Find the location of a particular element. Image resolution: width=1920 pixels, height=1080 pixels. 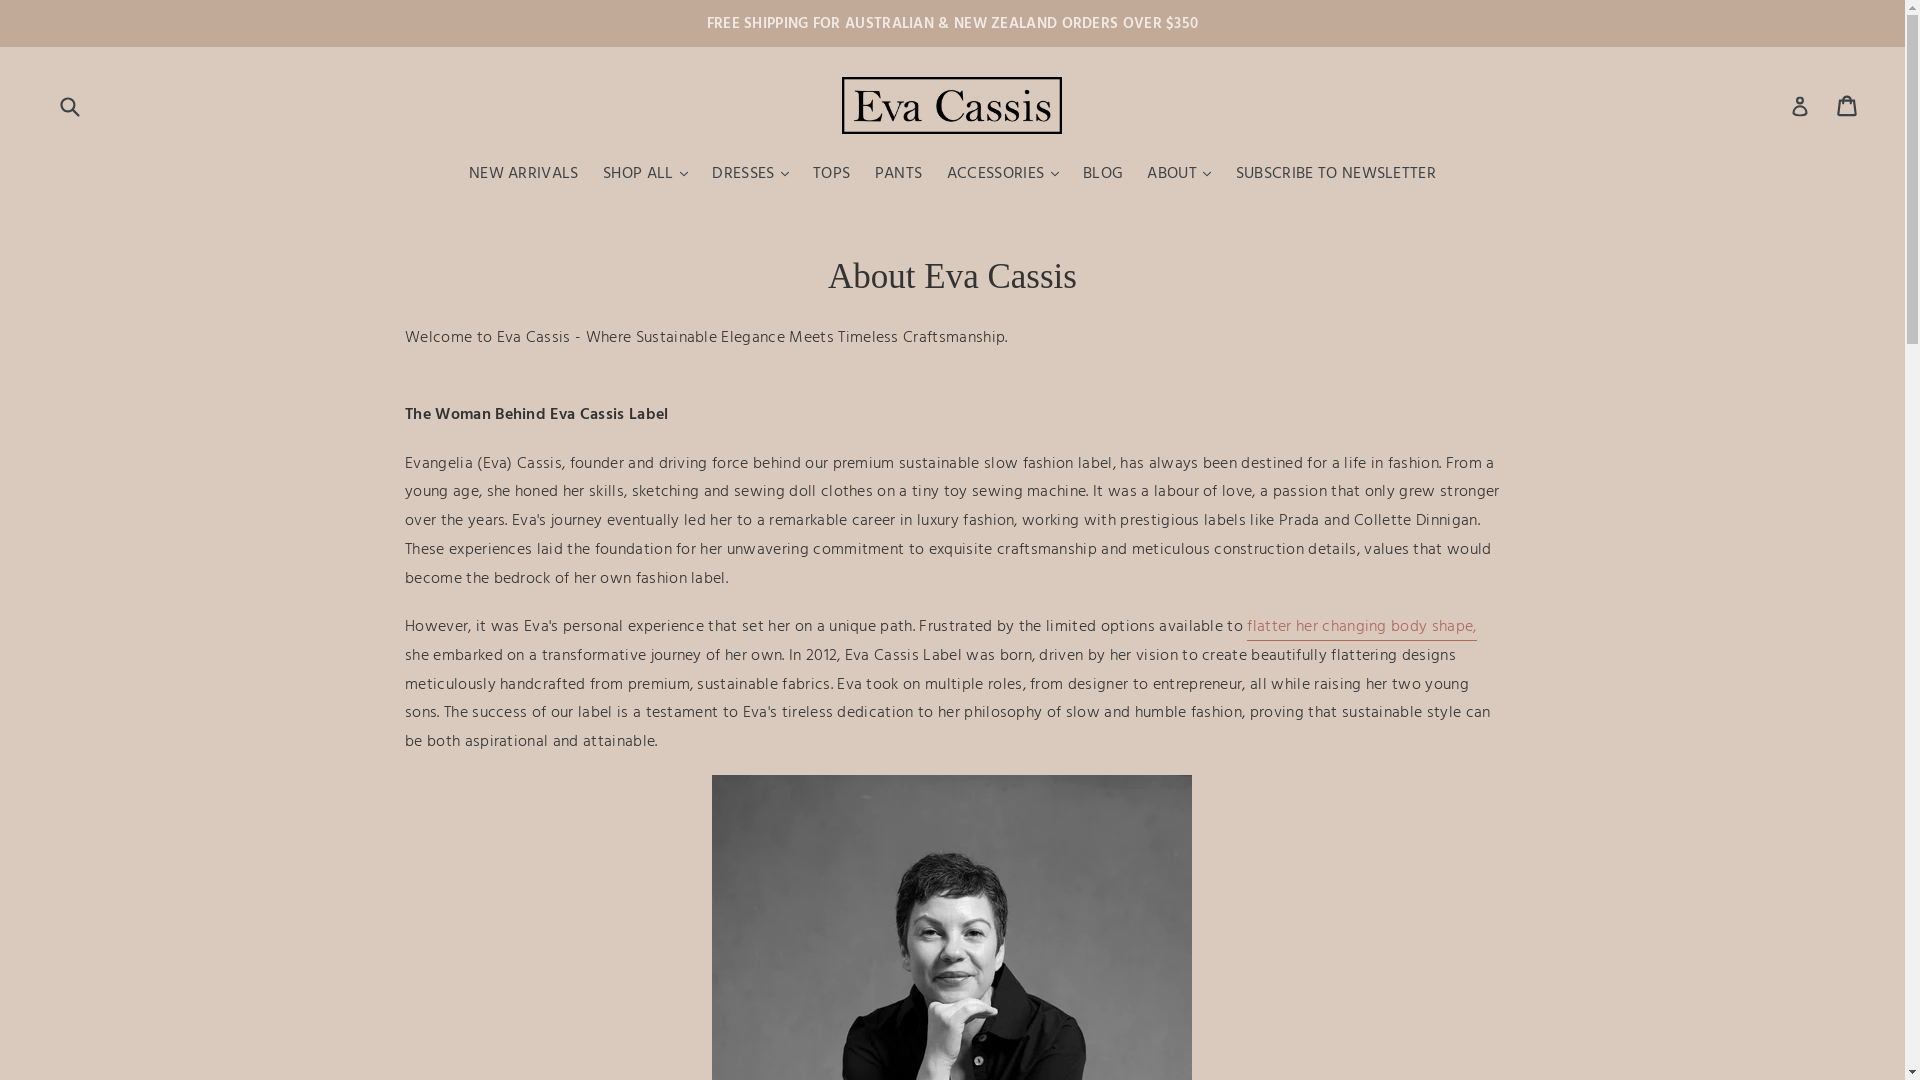

'FREE SHIPPING FOR AUSTRALIAN & NEW ZEALAND ORDERS OVER $350' is located at coordinates (951, 23).